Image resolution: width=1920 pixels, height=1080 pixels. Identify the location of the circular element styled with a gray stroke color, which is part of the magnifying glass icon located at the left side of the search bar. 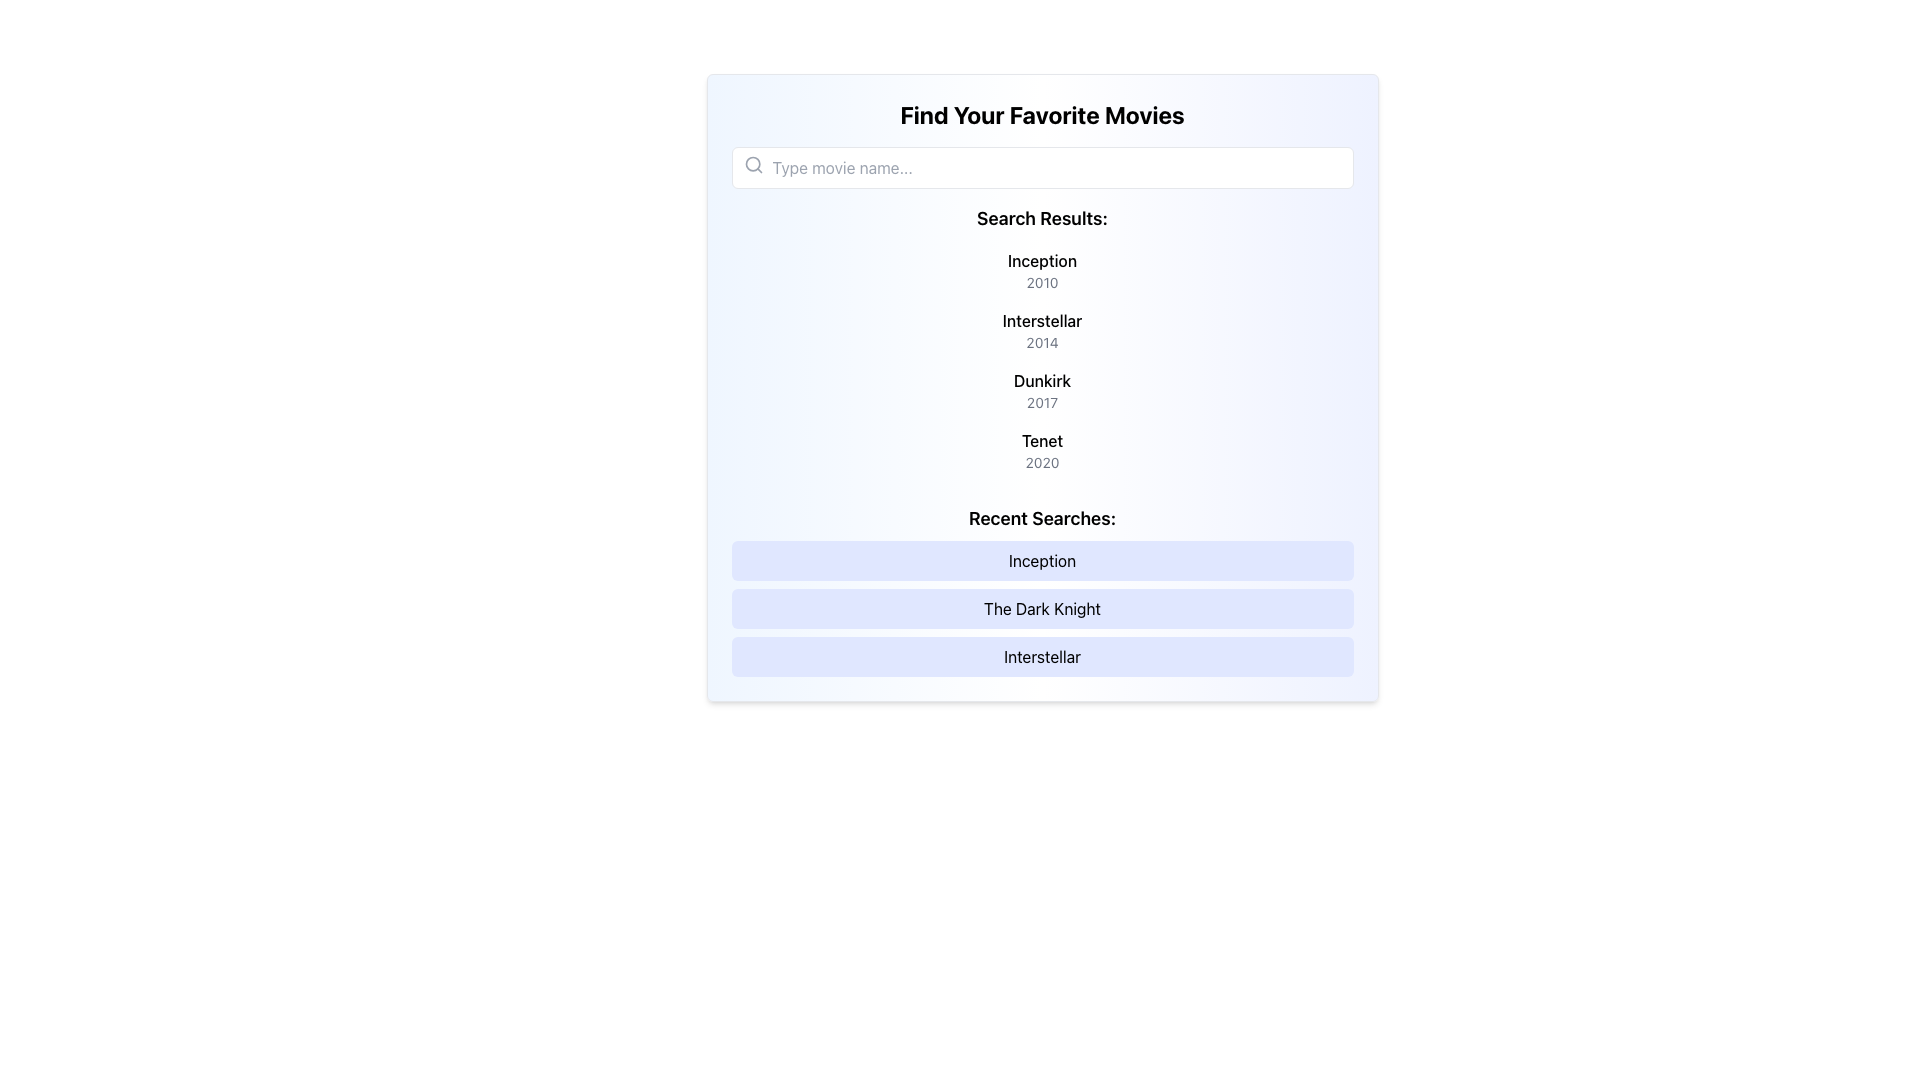
(751, 163).